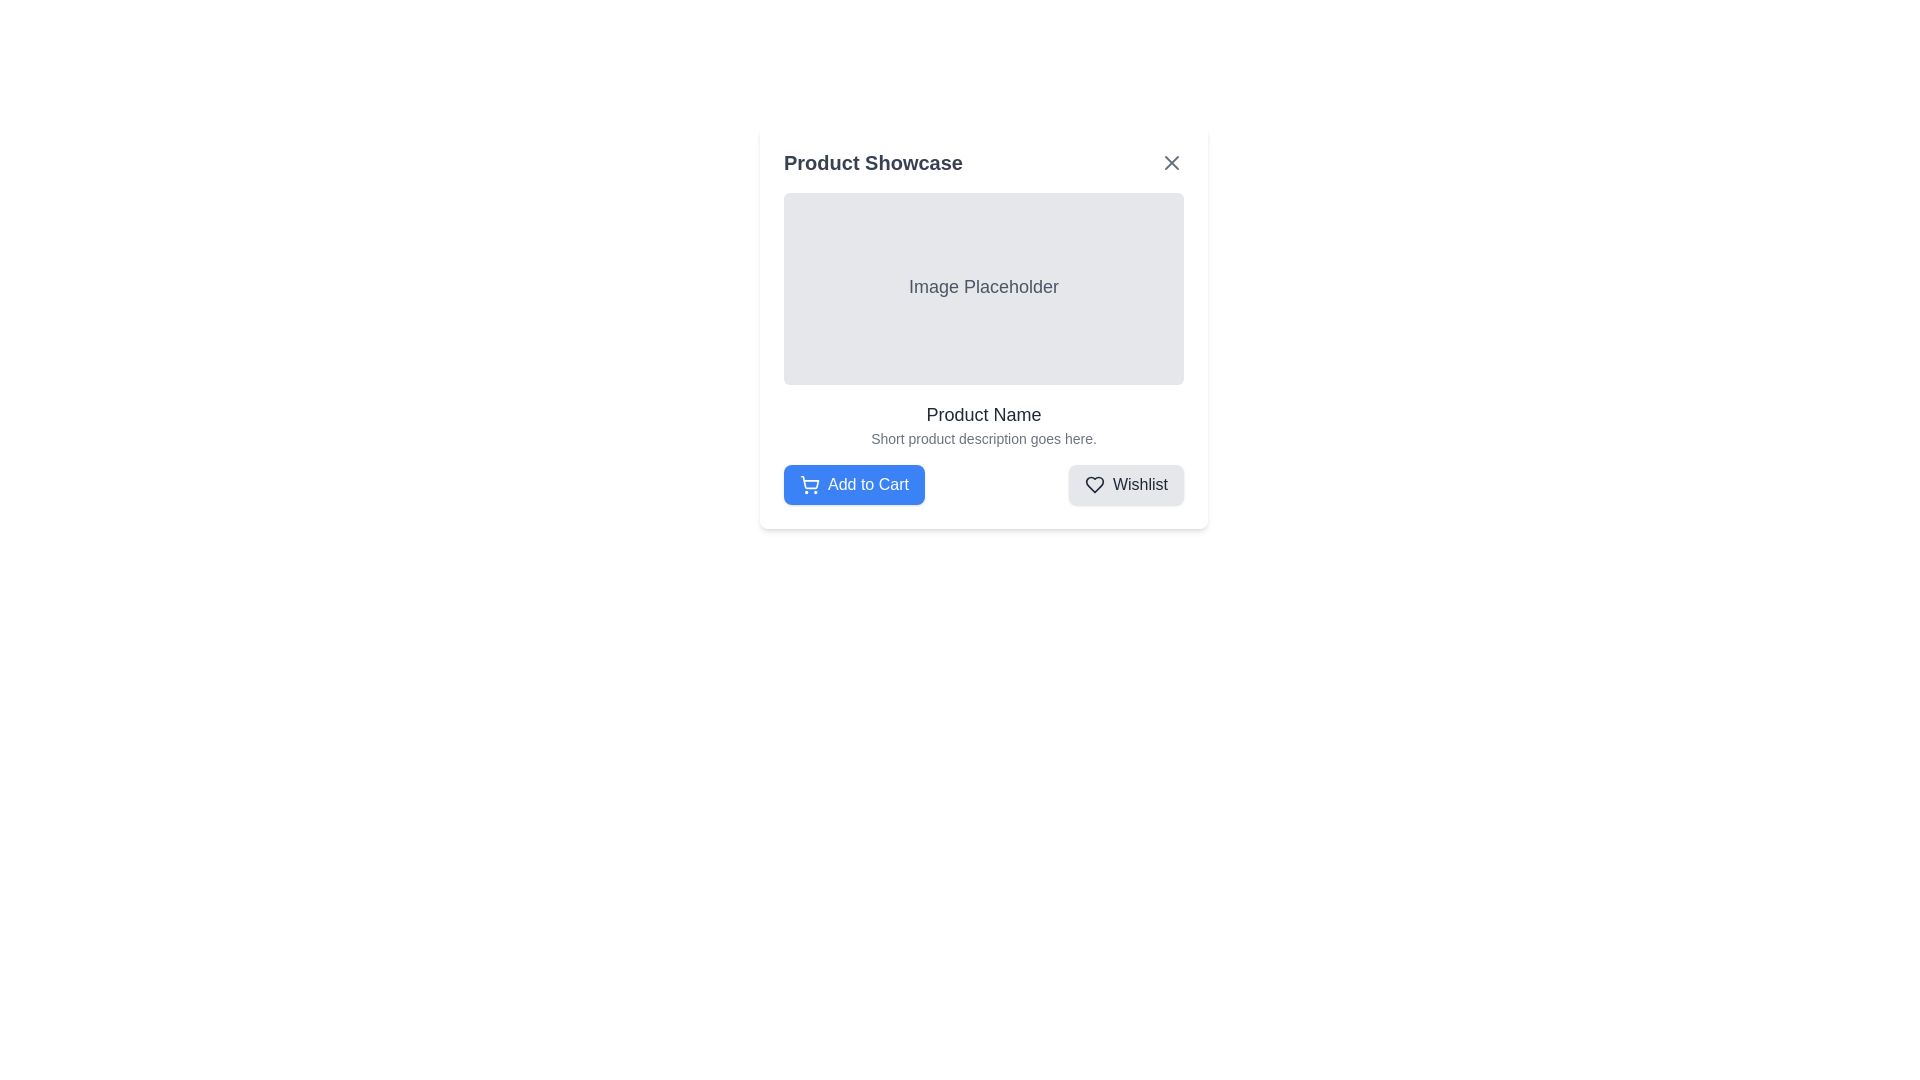 This screenshot has width=1920, height=1080. Describe the element at coordinates (873, 161) in the screenshot. I see `the prominently styled heading text 'Product Showcase' located at the top center of the interface` at that location.